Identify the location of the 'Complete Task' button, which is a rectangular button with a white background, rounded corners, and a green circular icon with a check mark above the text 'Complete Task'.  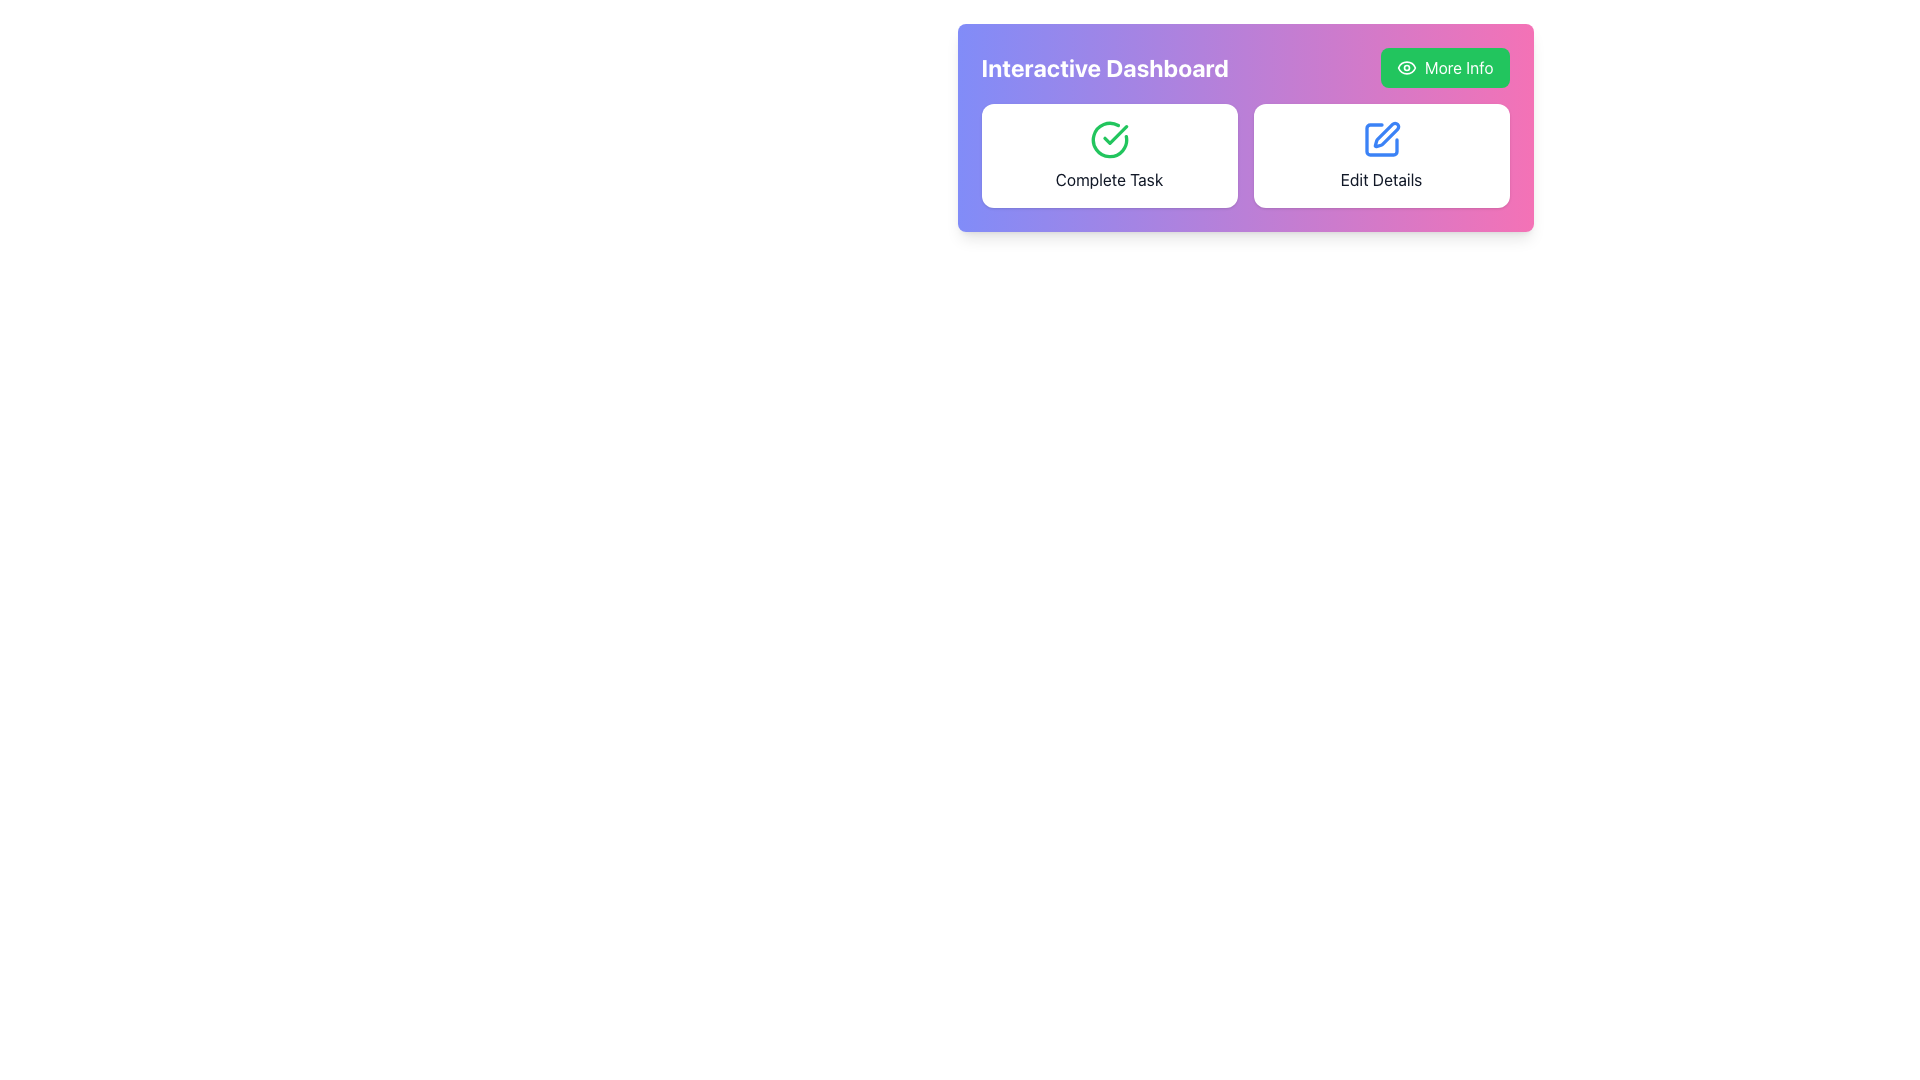
(1108, 154).